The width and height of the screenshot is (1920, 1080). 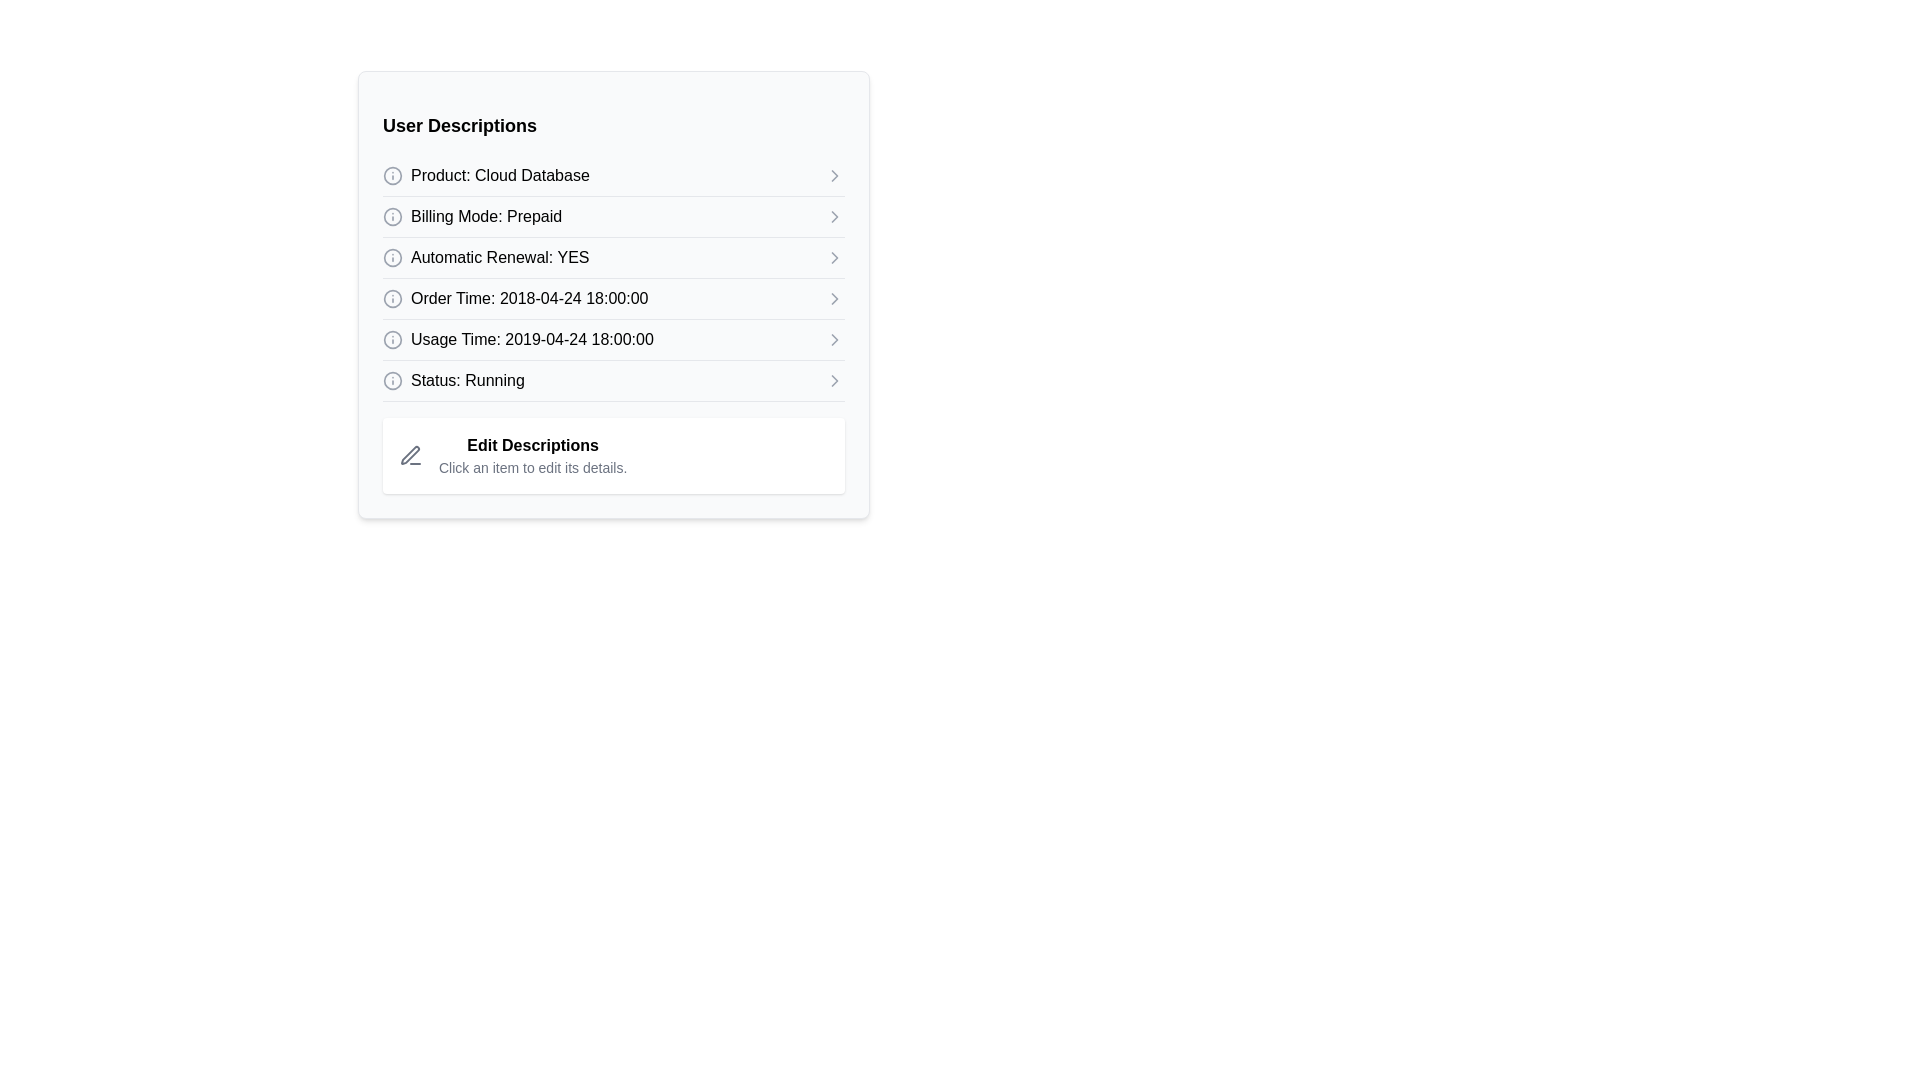 What do you see at coordinates (393, 299) in the screenshot?
I see `the information icon located to the left of the text 'Order Time: 2018-04-24 18:00:00'` at bounding box center [393, 299].